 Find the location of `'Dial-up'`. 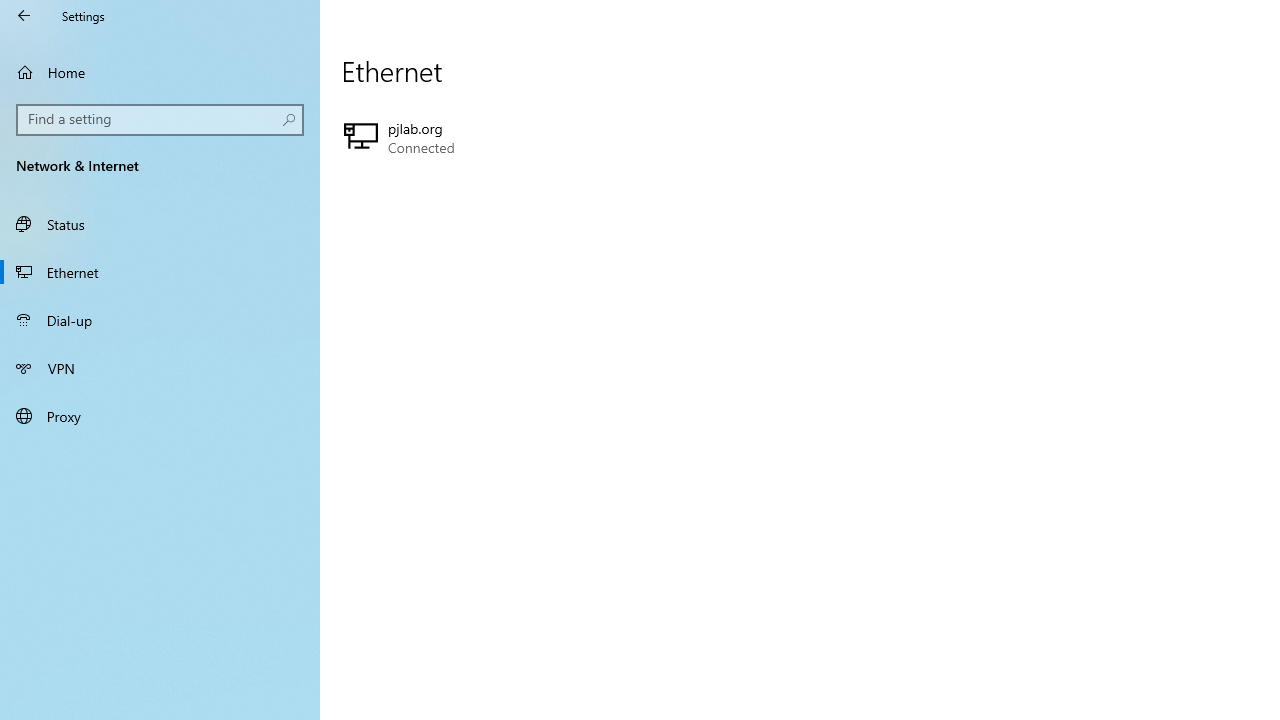

'Dial-up' is located at coordinates (160, 319).